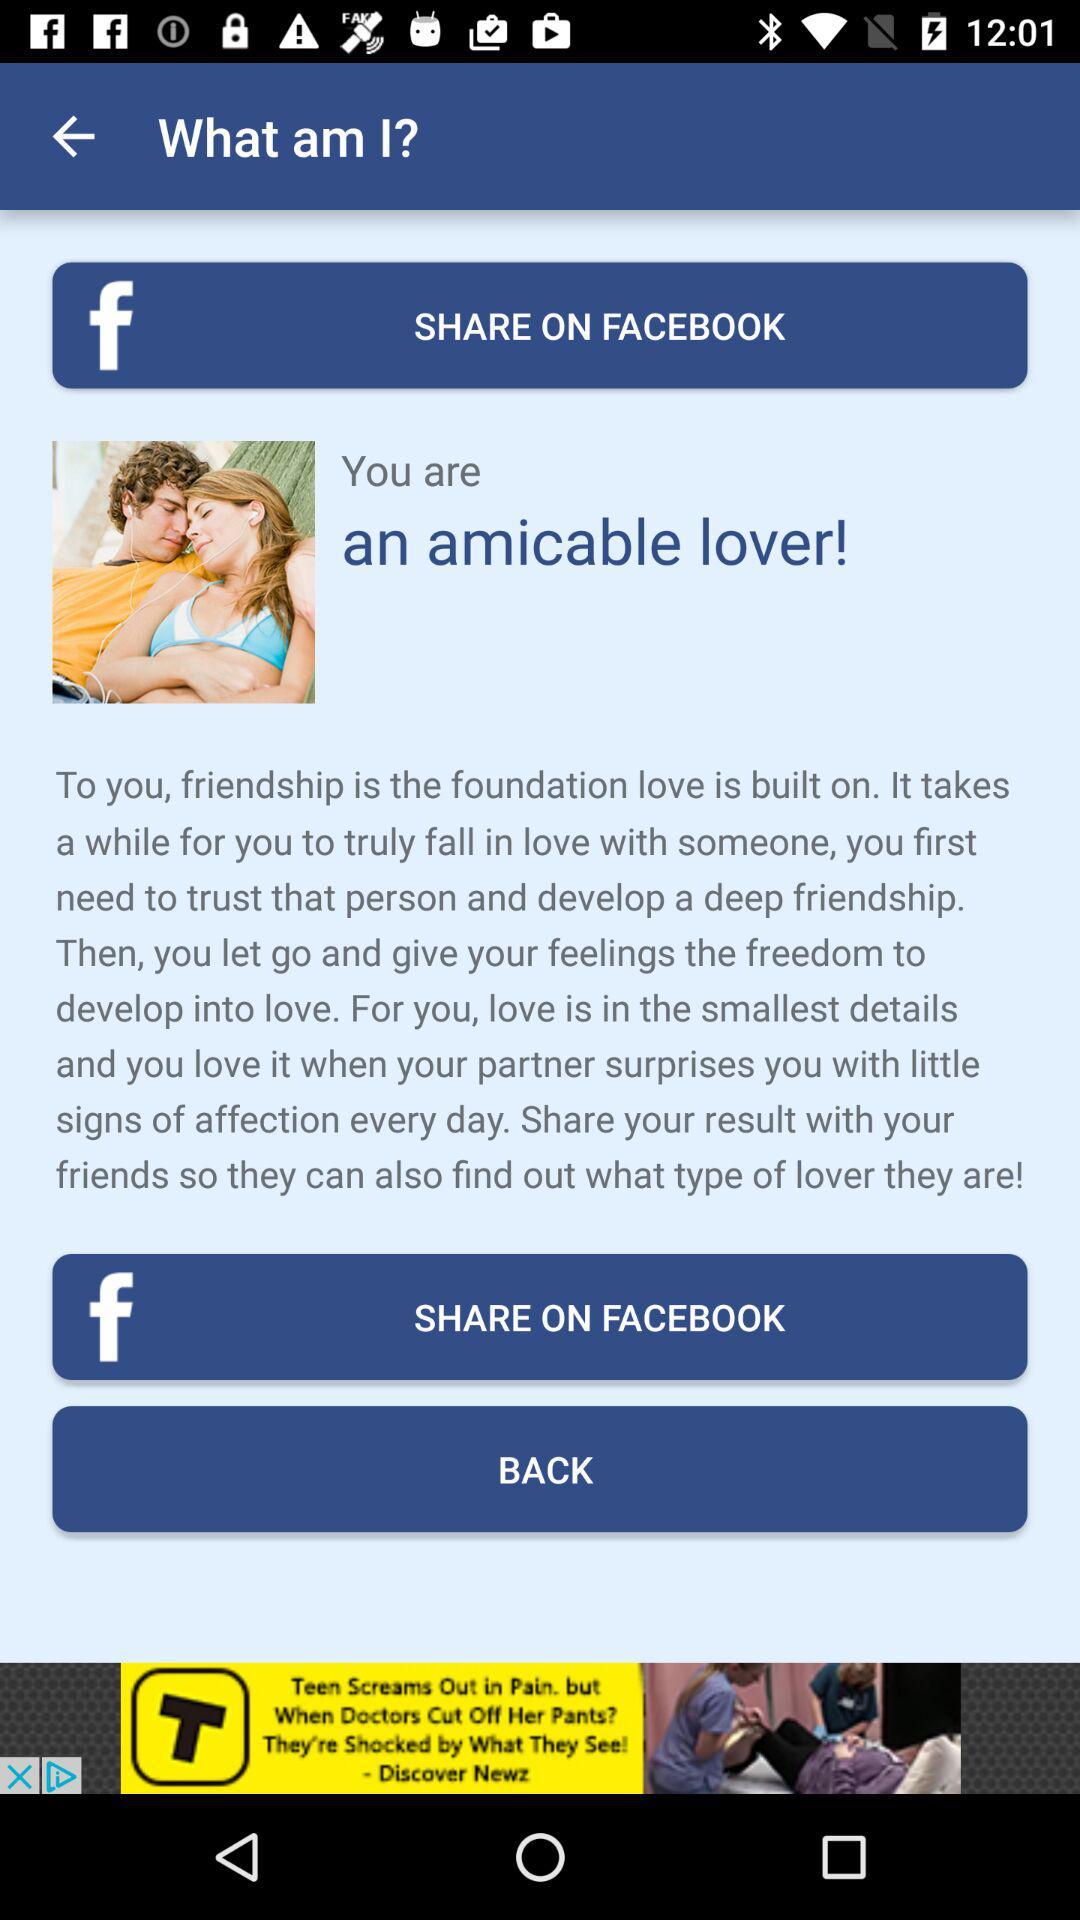 This screenshot has height=1920, width=1080. I want to click on advertisements to watch, so click(540, 1727).